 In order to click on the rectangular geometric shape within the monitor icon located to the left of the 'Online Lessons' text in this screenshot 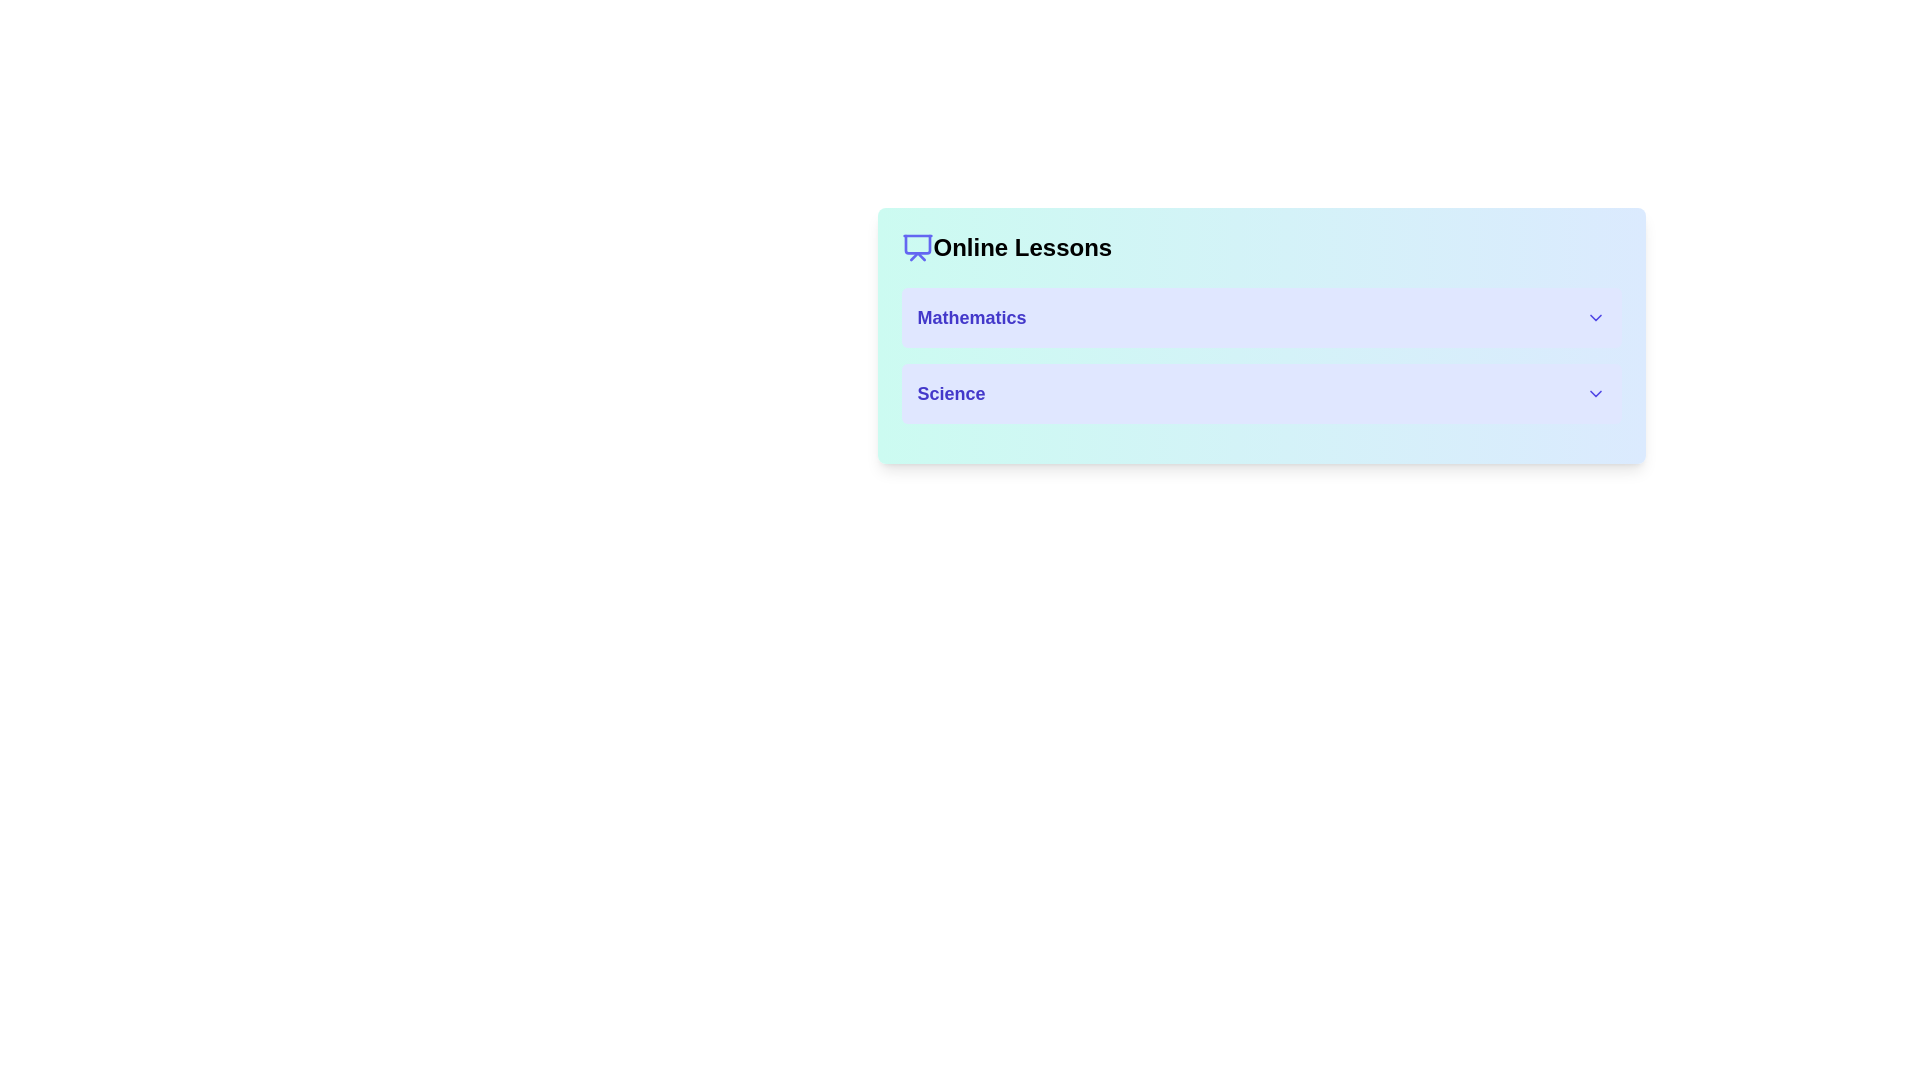, I will do `click(916, 243)`.